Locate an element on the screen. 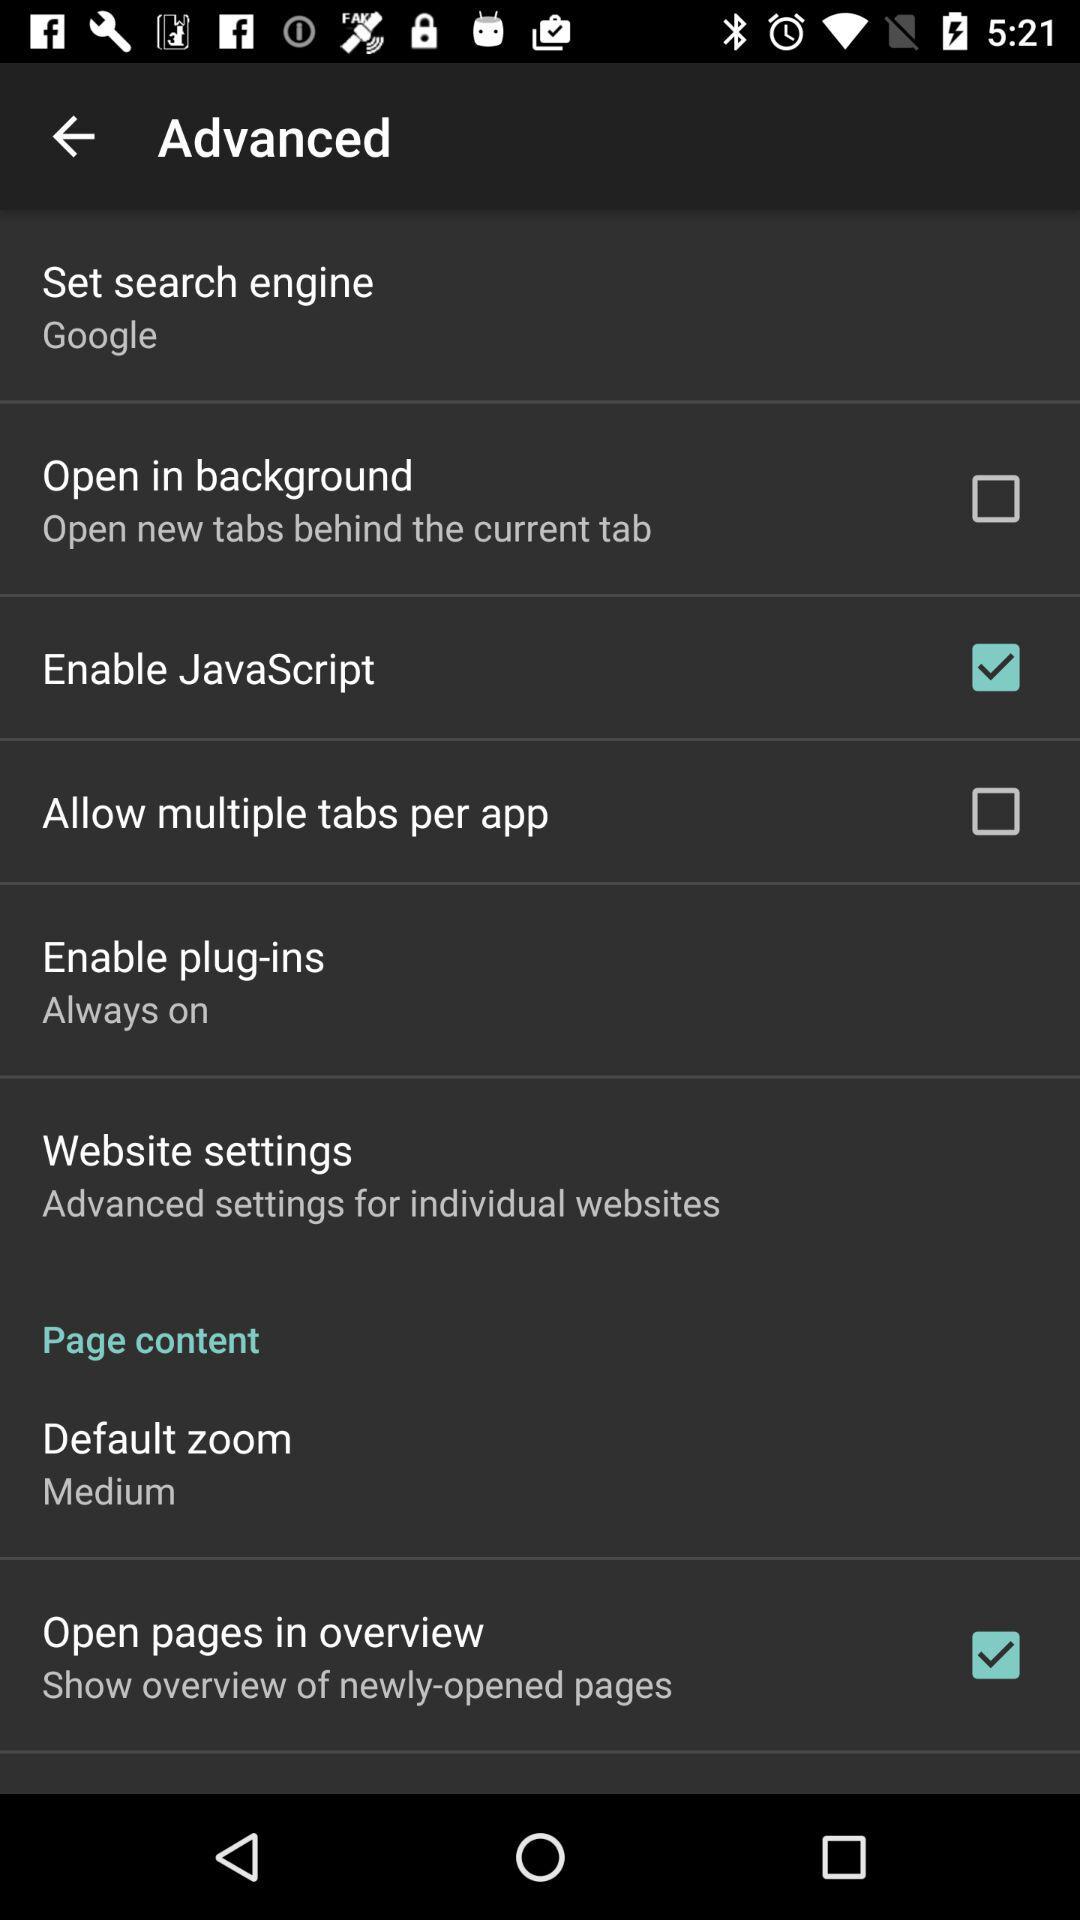 The image size is (1080, 1920). advanced settings for is located at coordinates (381, 1201).